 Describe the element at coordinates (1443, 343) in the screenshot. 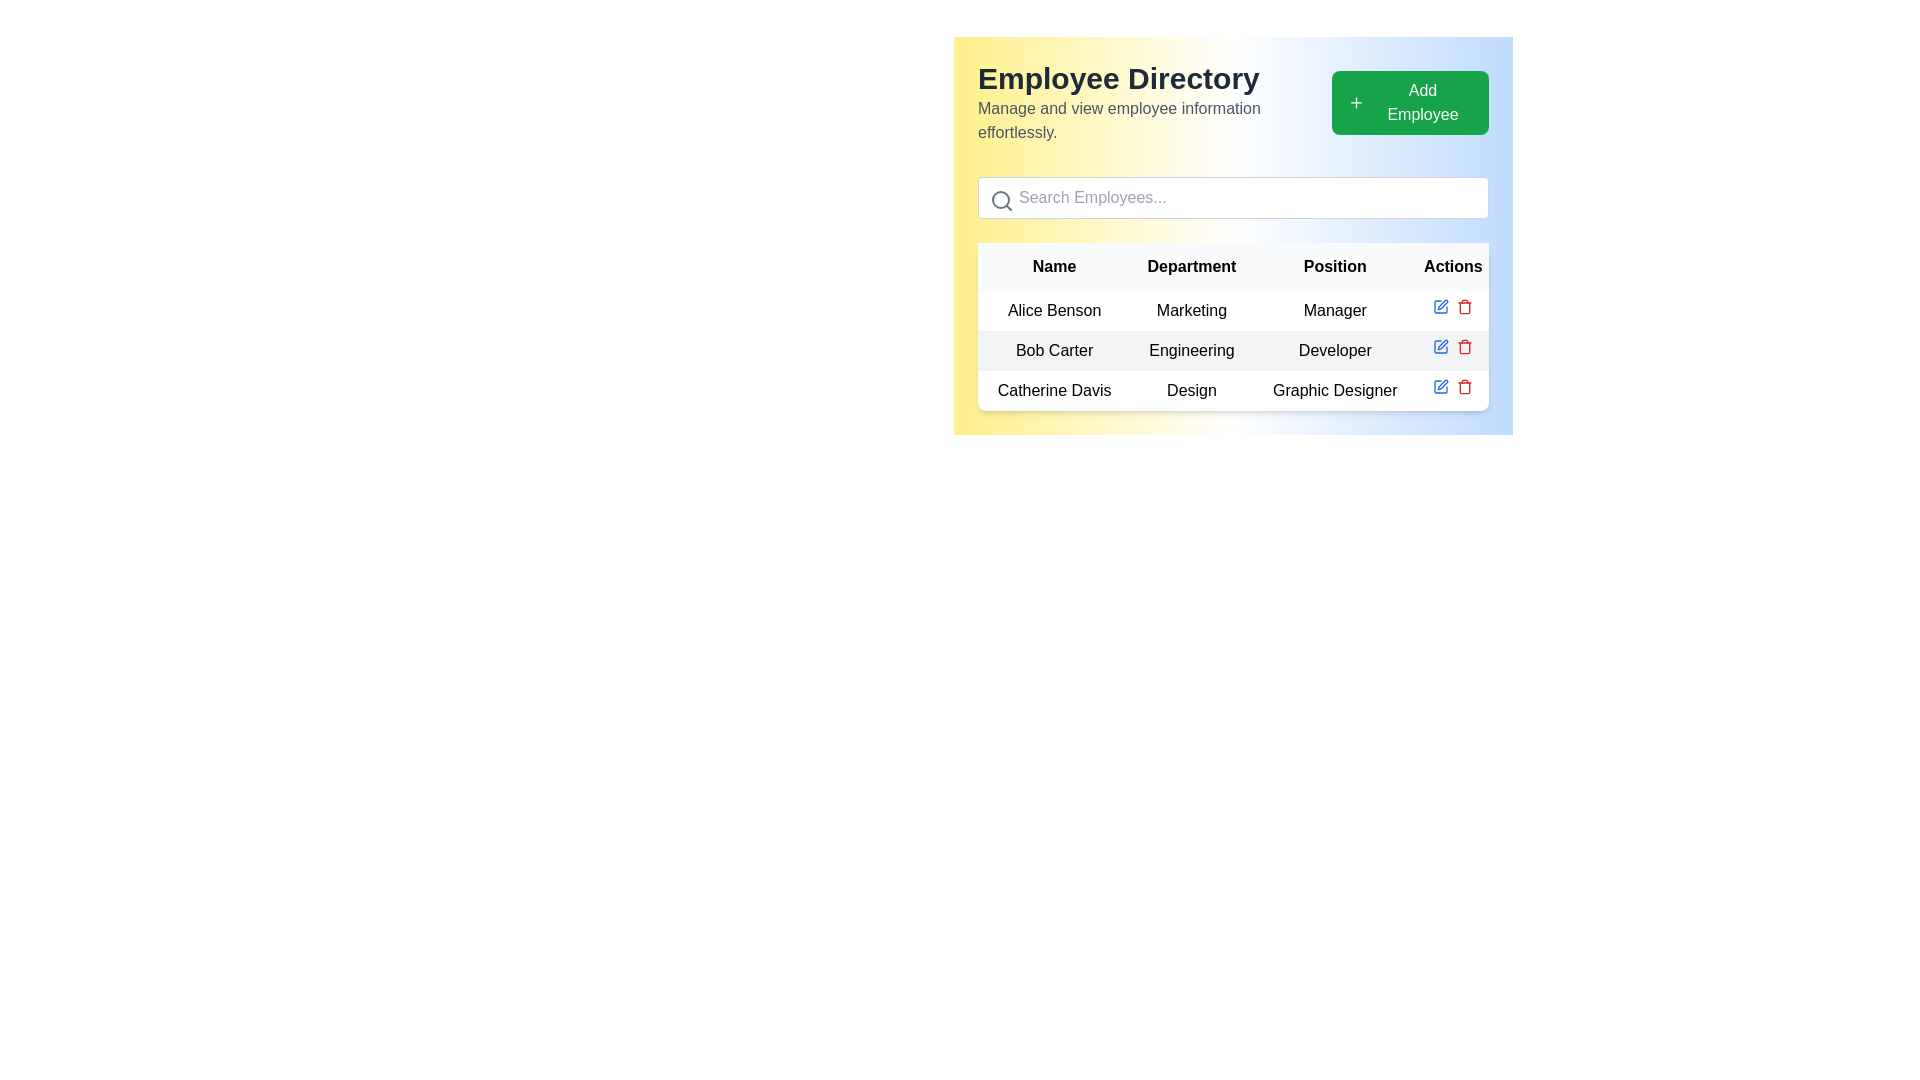

I see `the pen icon button in the 'Actions' column to initiate editing for the entry of Bob Carter` at that location.